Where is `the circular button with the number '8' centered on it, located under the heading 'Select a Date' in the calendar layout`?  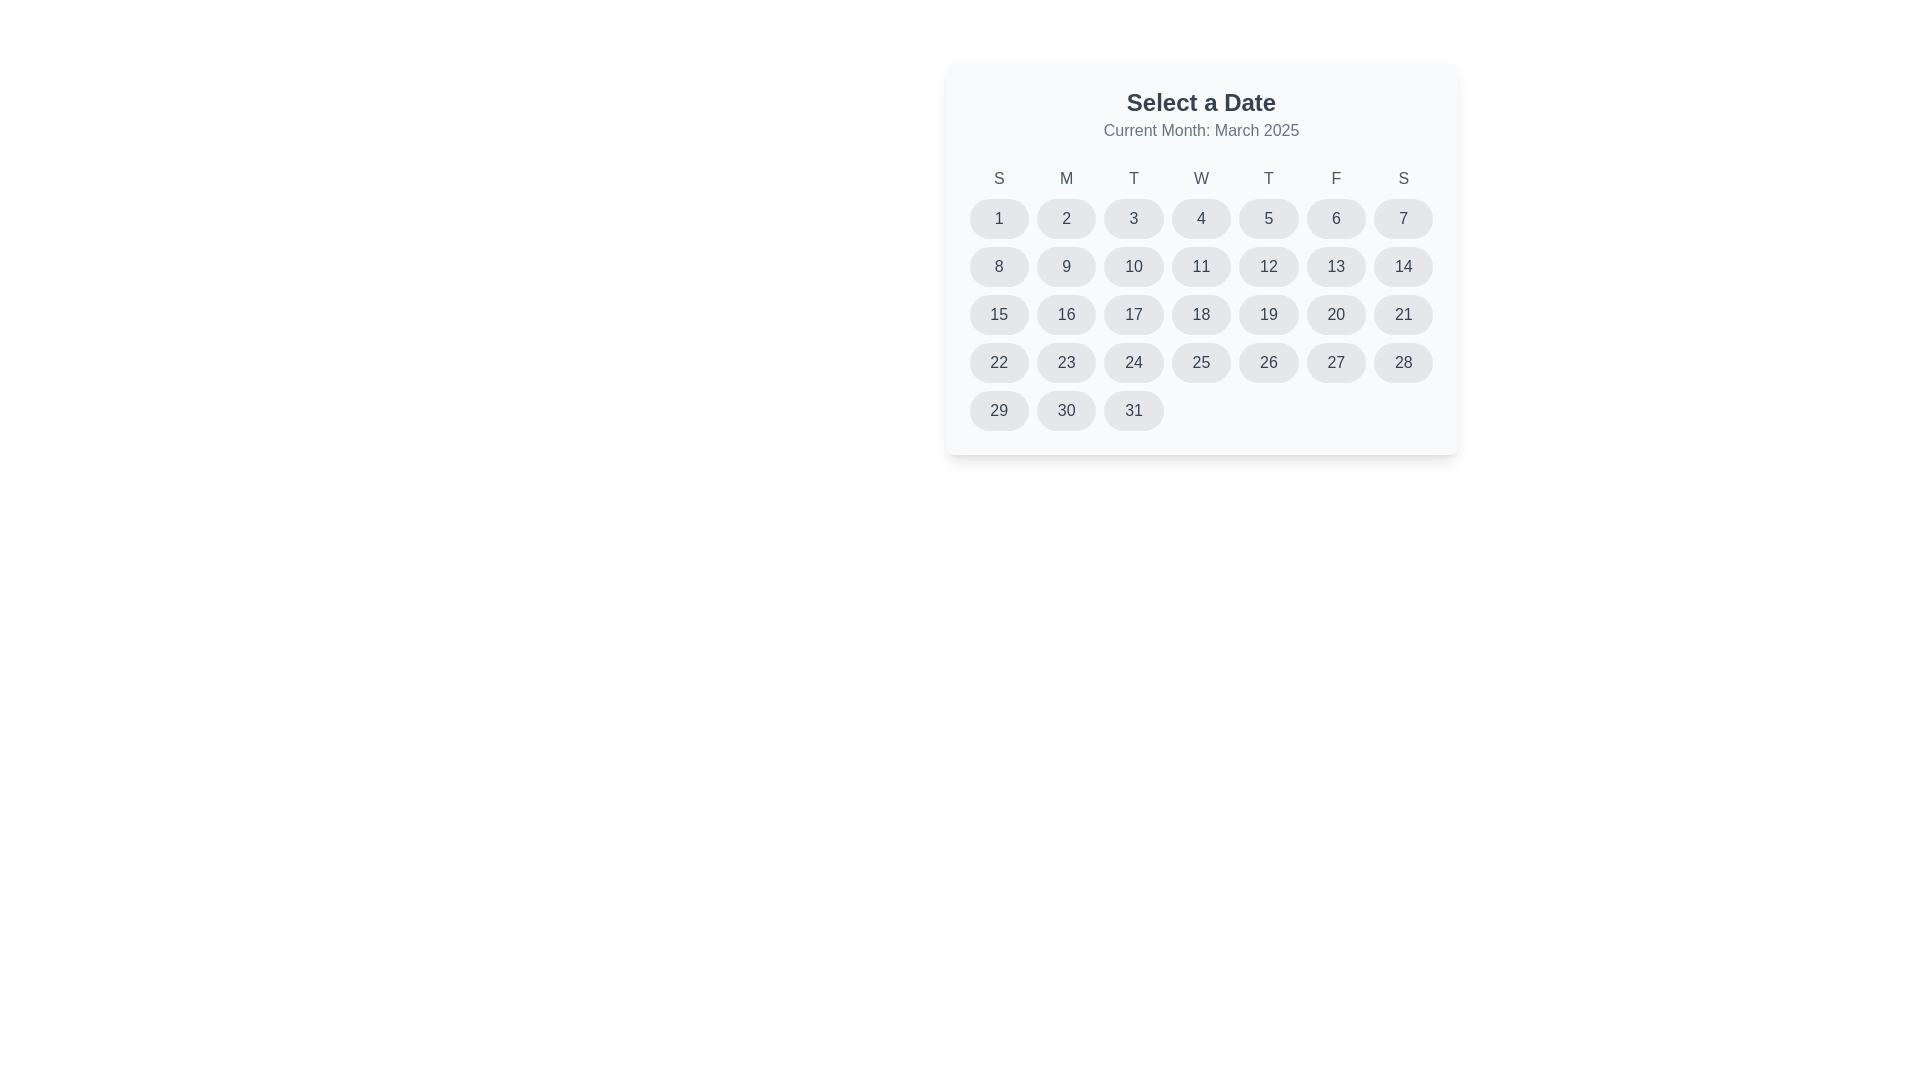 the circular button with the number '8' centered on it, located under the heading 'Select a Date' in the calendar layout is located at coordinates (999, 265).